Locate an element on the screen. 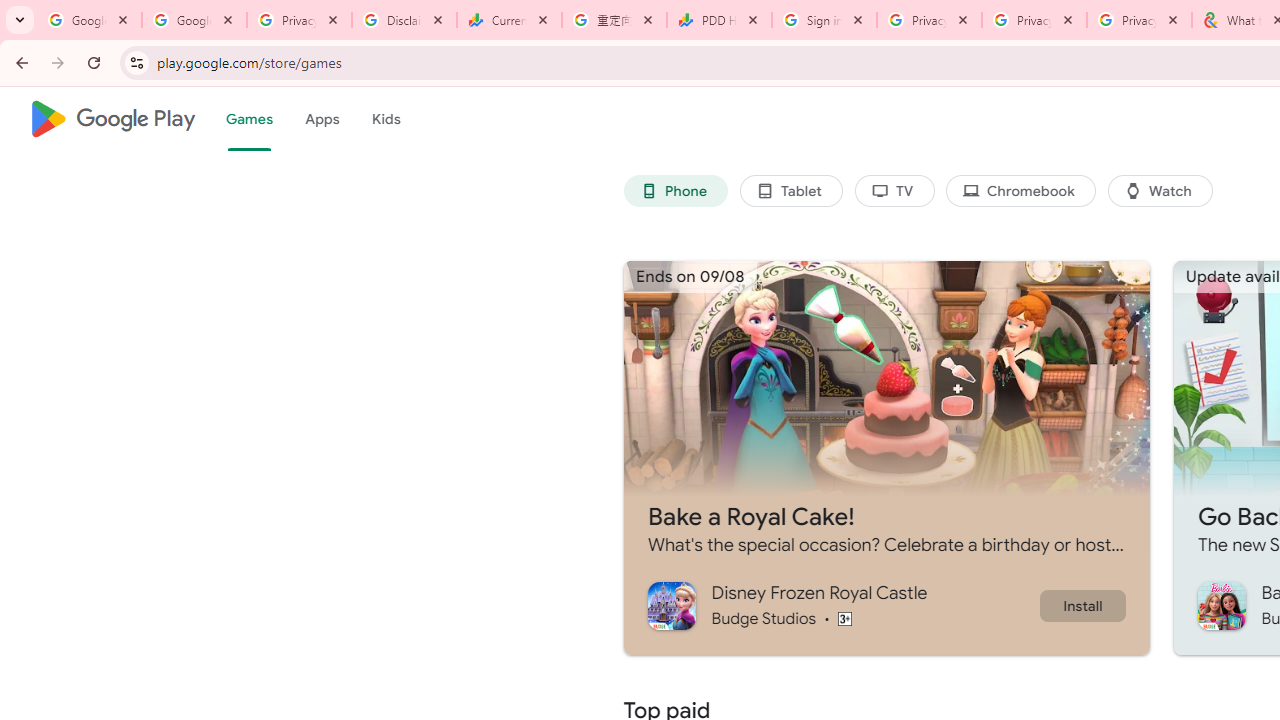  'Watch' is located at coordinates (1160, 191).